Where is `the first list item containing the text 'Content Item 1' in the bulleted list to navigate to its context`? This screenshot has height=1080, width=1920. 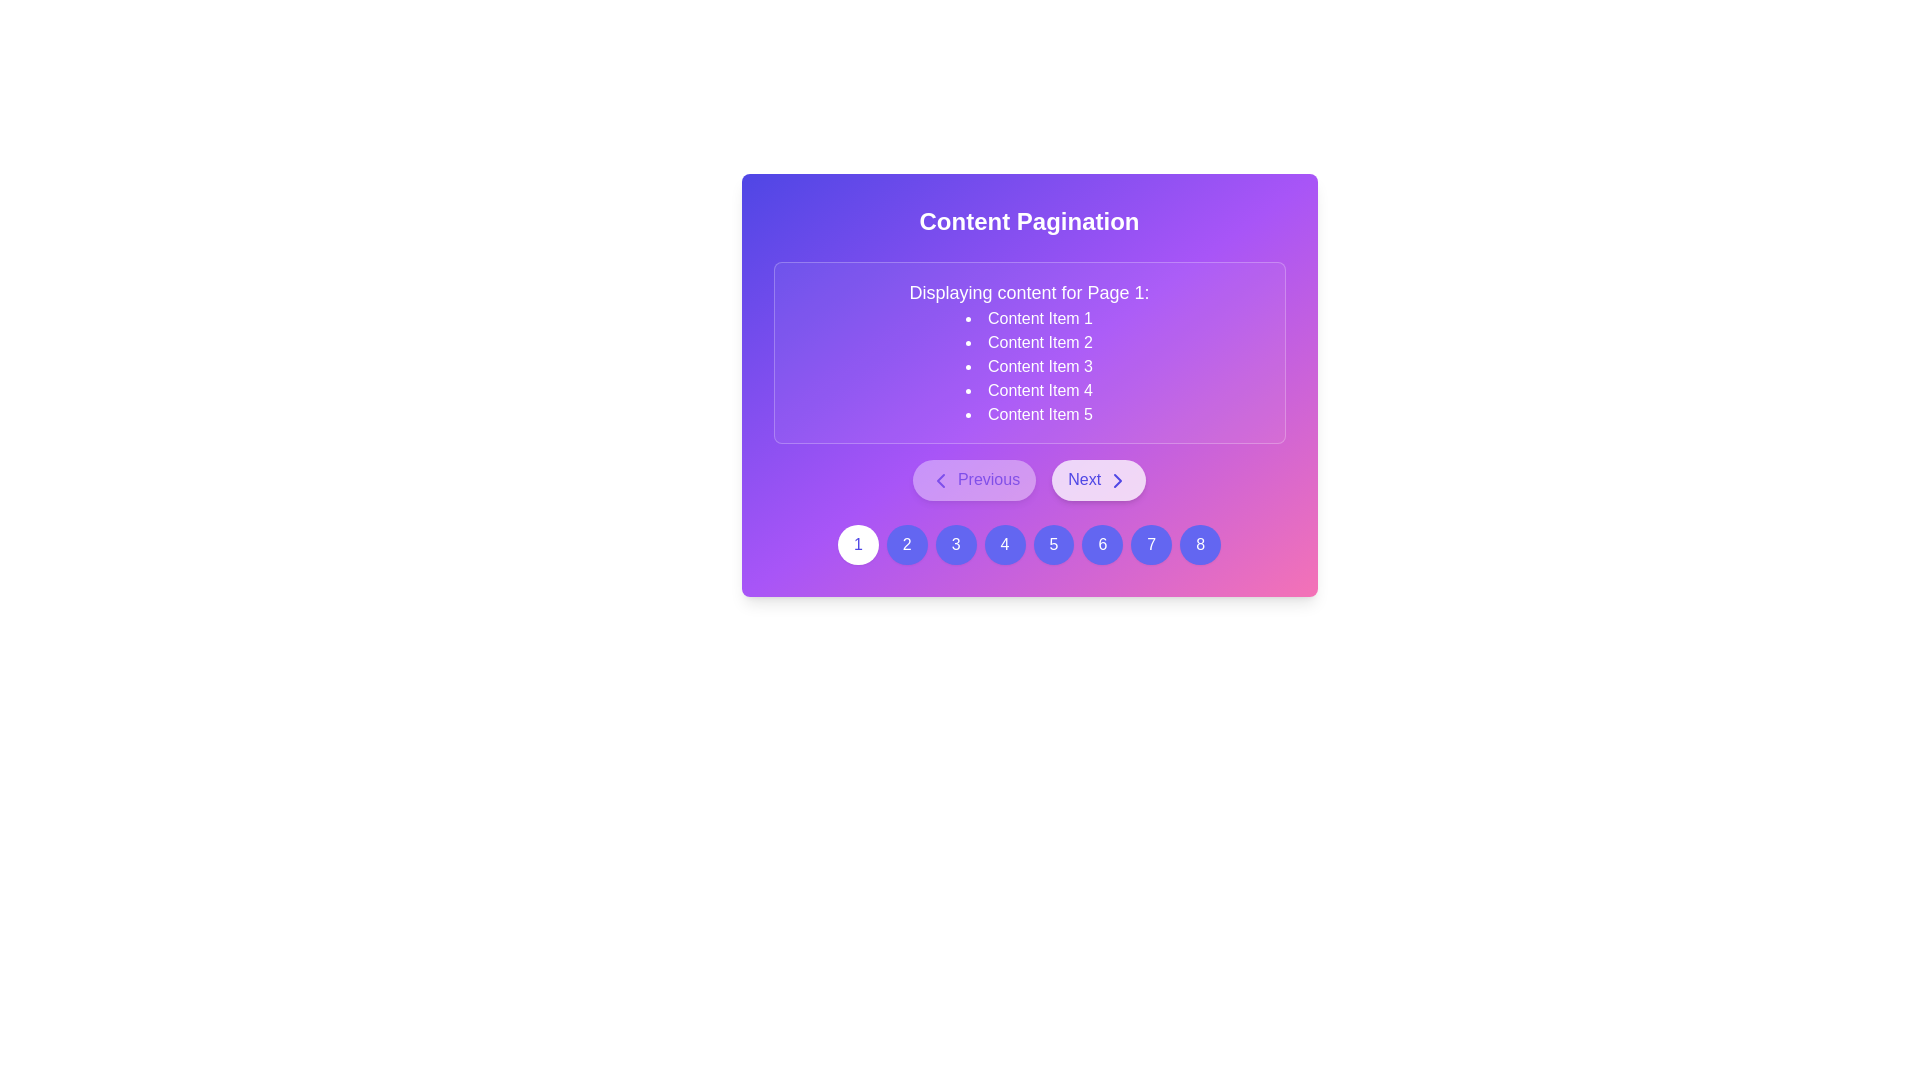 the first list item containing the text 'Content Item 1' in the bulleted list to navigate to its context is located at coordinates (1029, 318).